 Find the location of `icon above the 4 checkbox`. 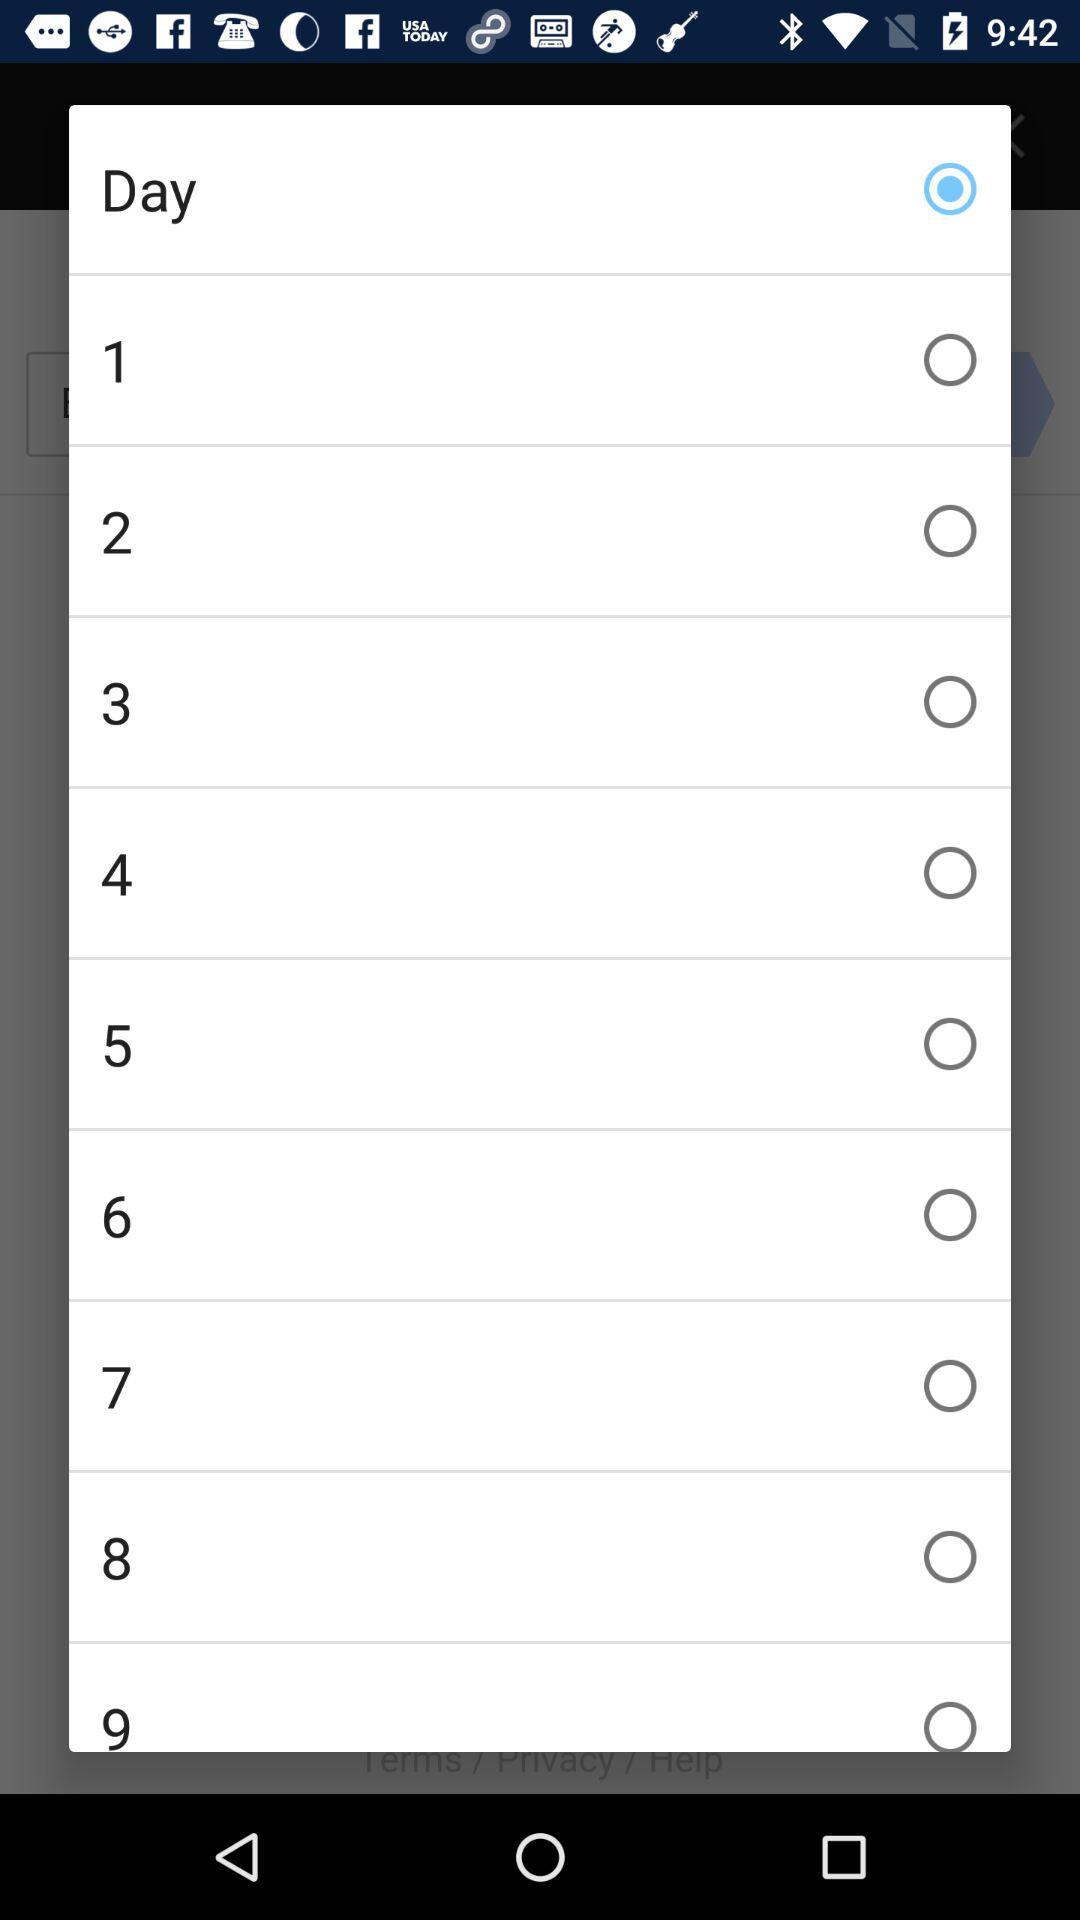

icon above the 4 checkbox is located at coordinates (540, 701).